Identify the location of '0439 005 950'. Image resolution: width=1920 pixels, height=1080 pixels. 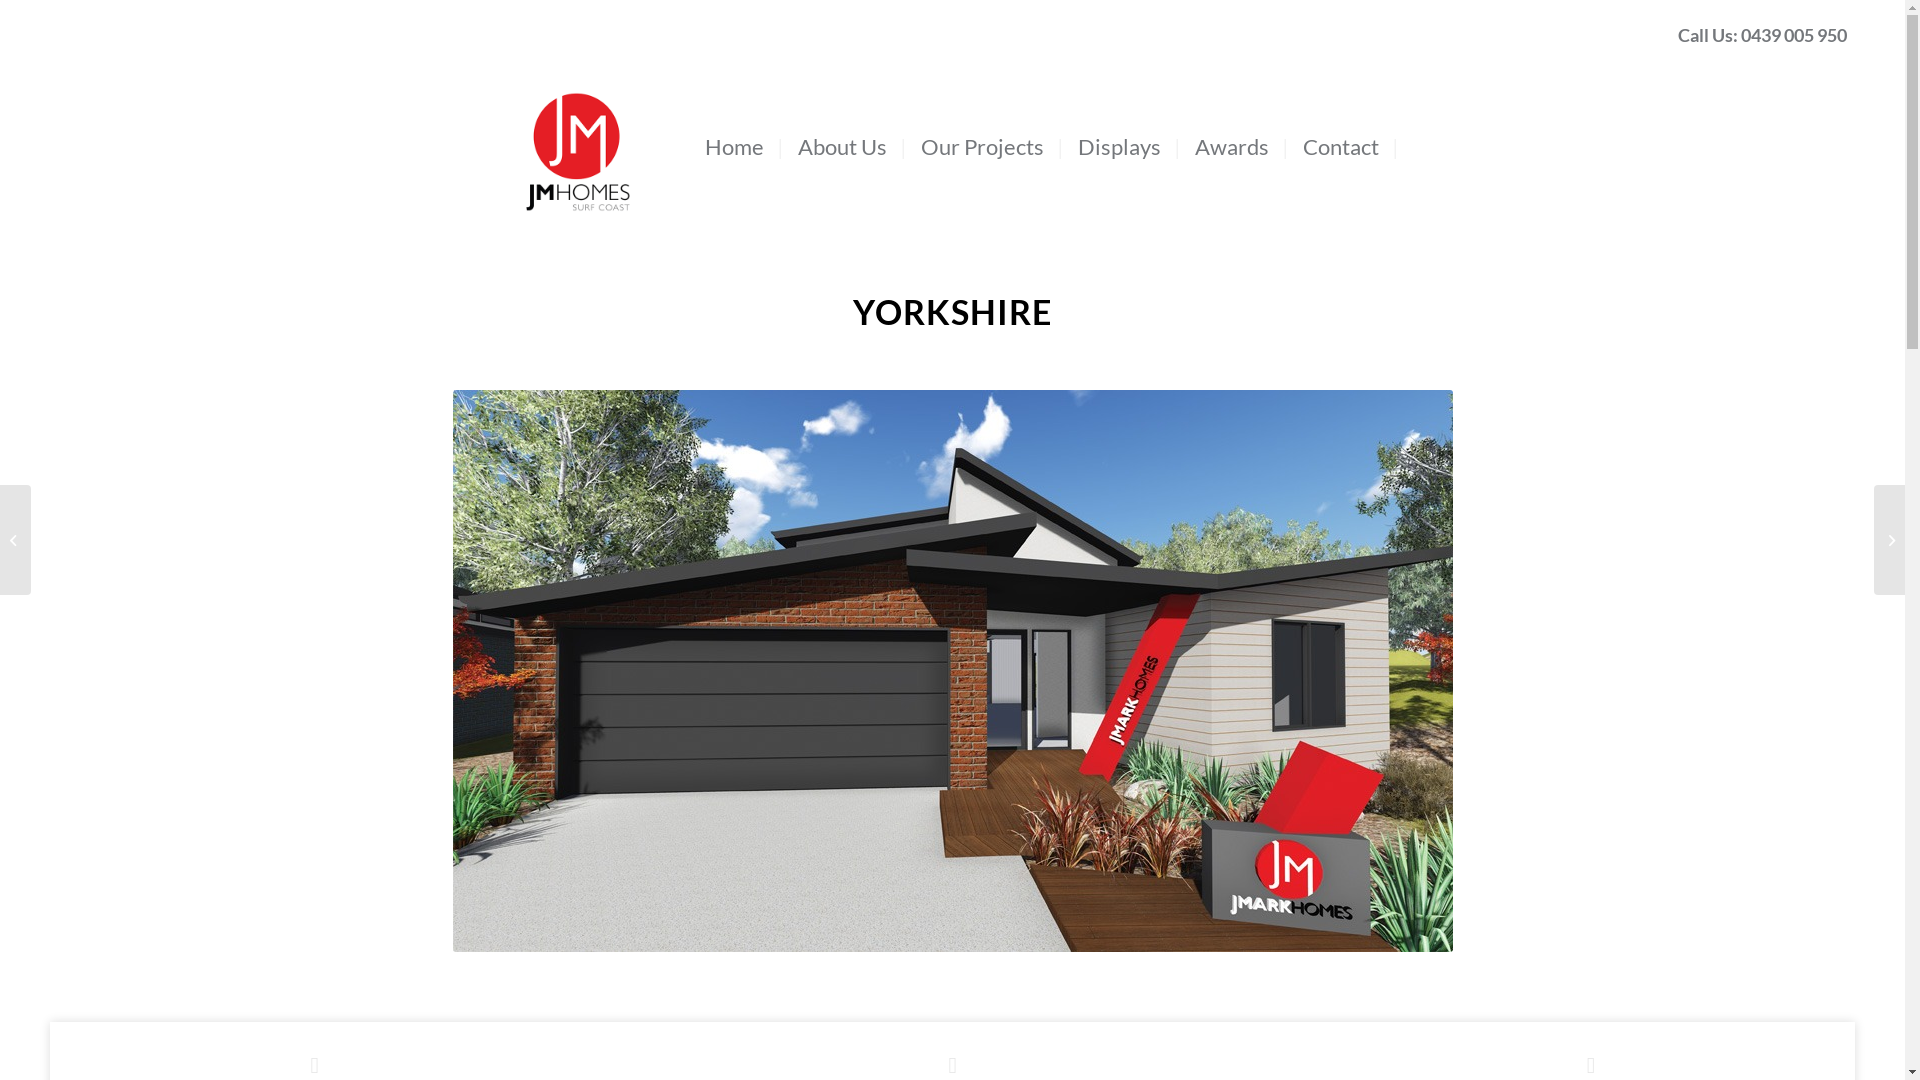
(1794, 34).